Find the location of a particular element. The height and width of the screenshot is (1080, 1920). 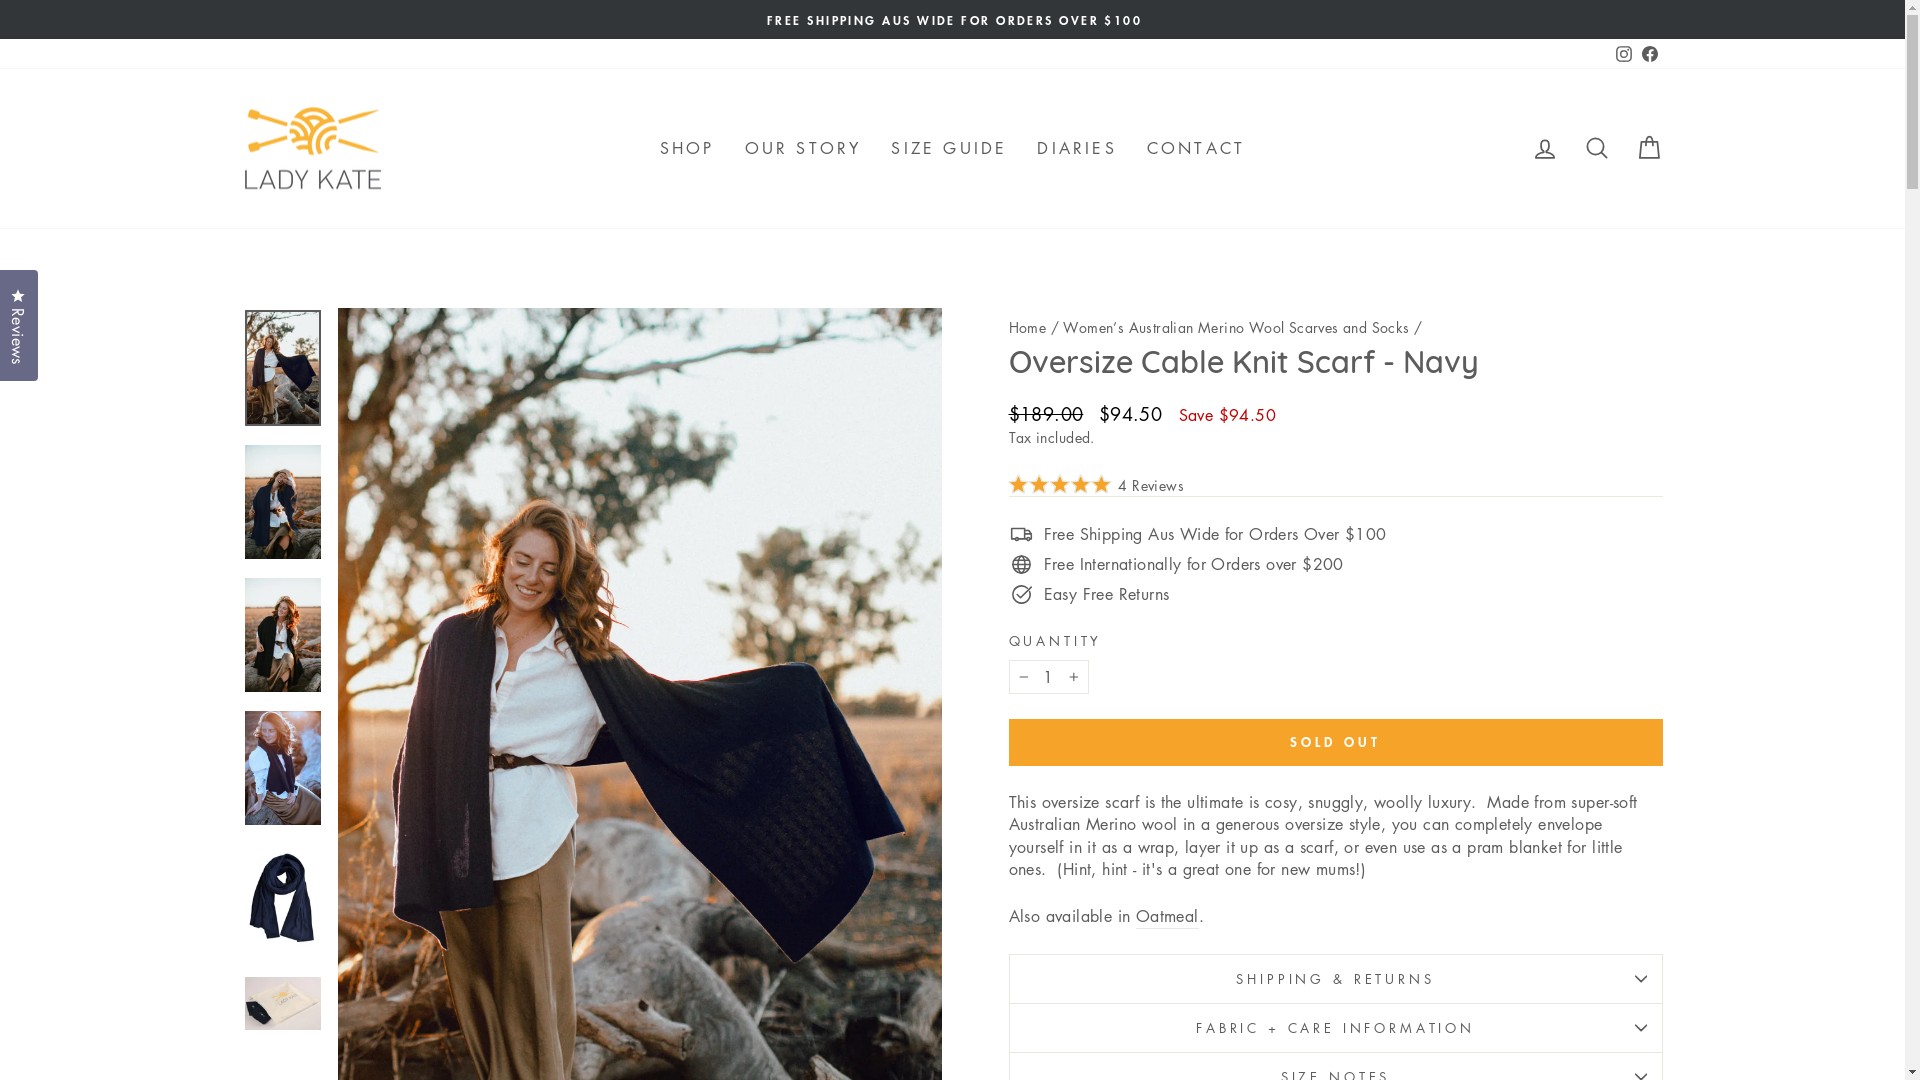

'+' is located at coordinates (1072, 676).